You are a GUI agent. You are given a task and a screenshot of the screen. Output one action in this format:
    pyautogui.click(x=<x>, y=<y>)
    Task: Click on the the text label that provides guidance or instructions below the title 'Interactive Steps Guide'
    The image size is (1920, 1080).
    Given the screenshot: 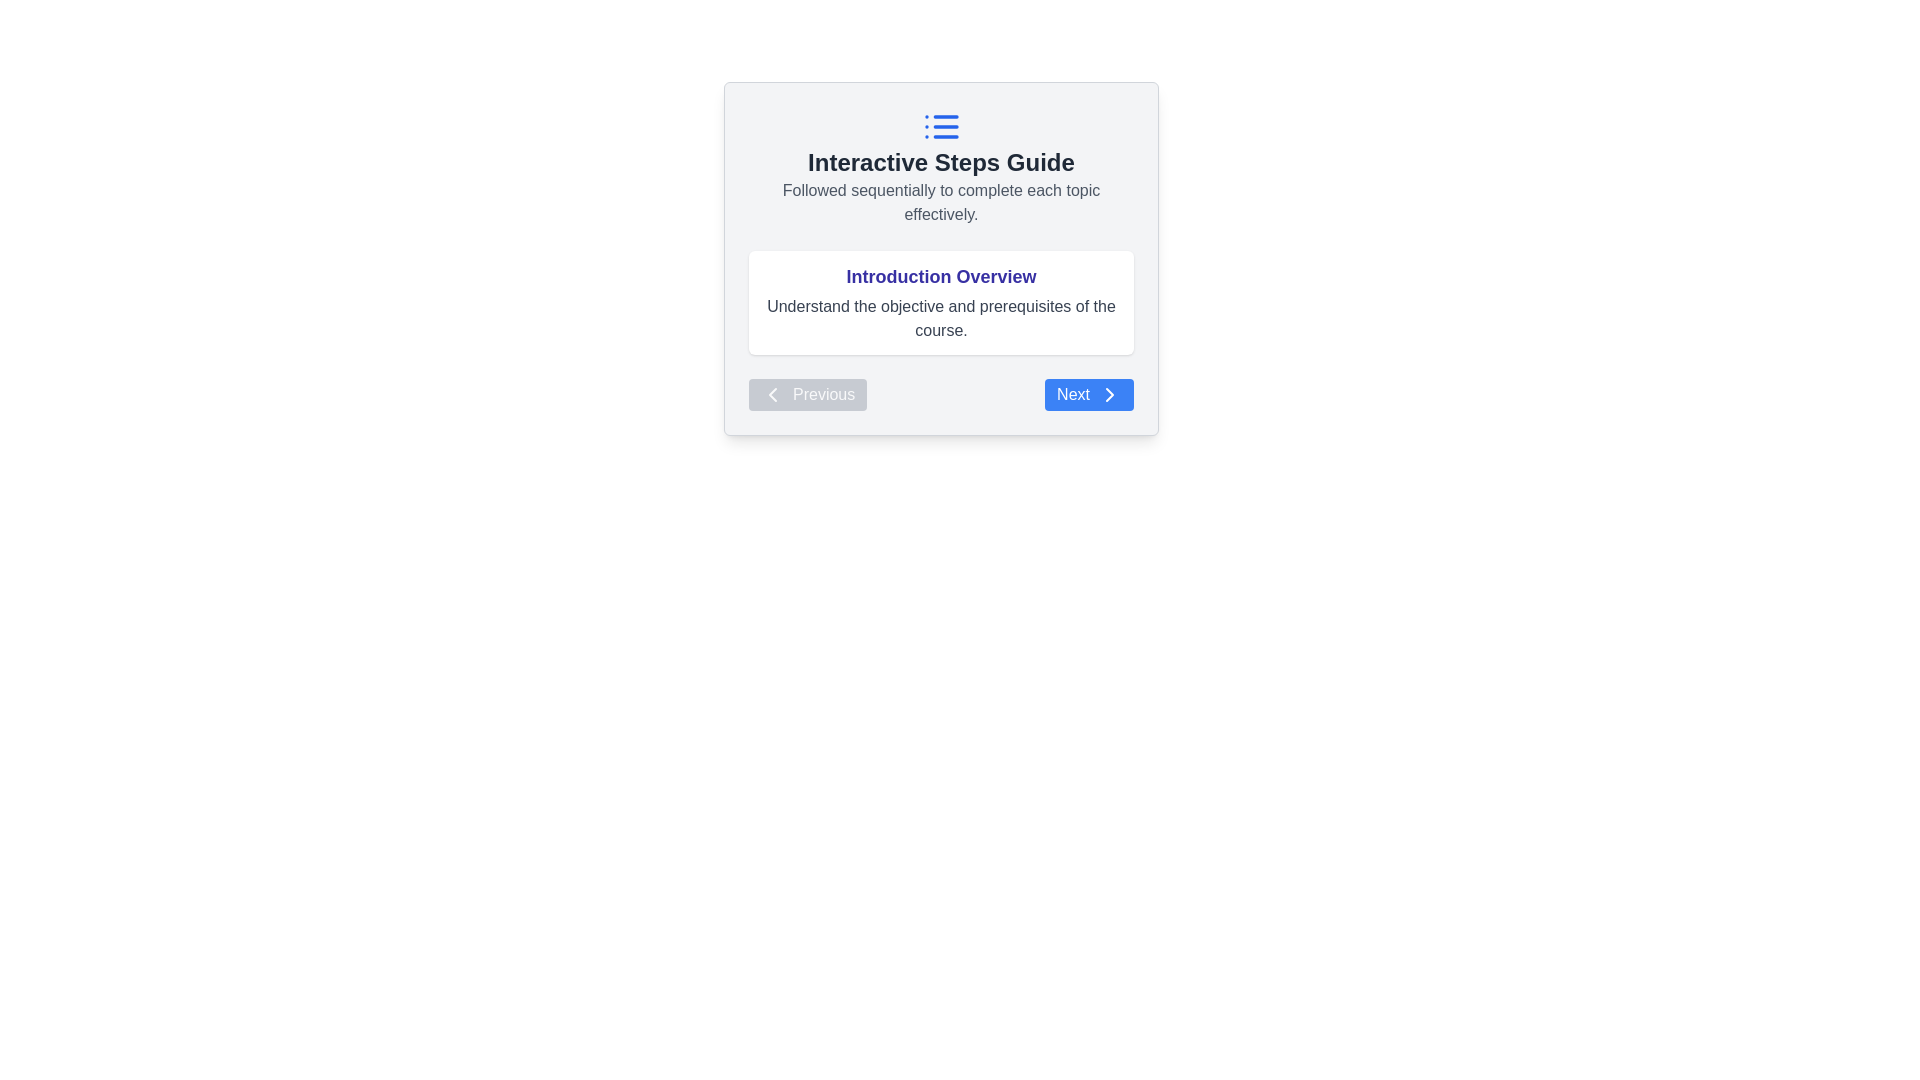 What is the action you would take?
    pyautogui.click(x=940, y=203)
    